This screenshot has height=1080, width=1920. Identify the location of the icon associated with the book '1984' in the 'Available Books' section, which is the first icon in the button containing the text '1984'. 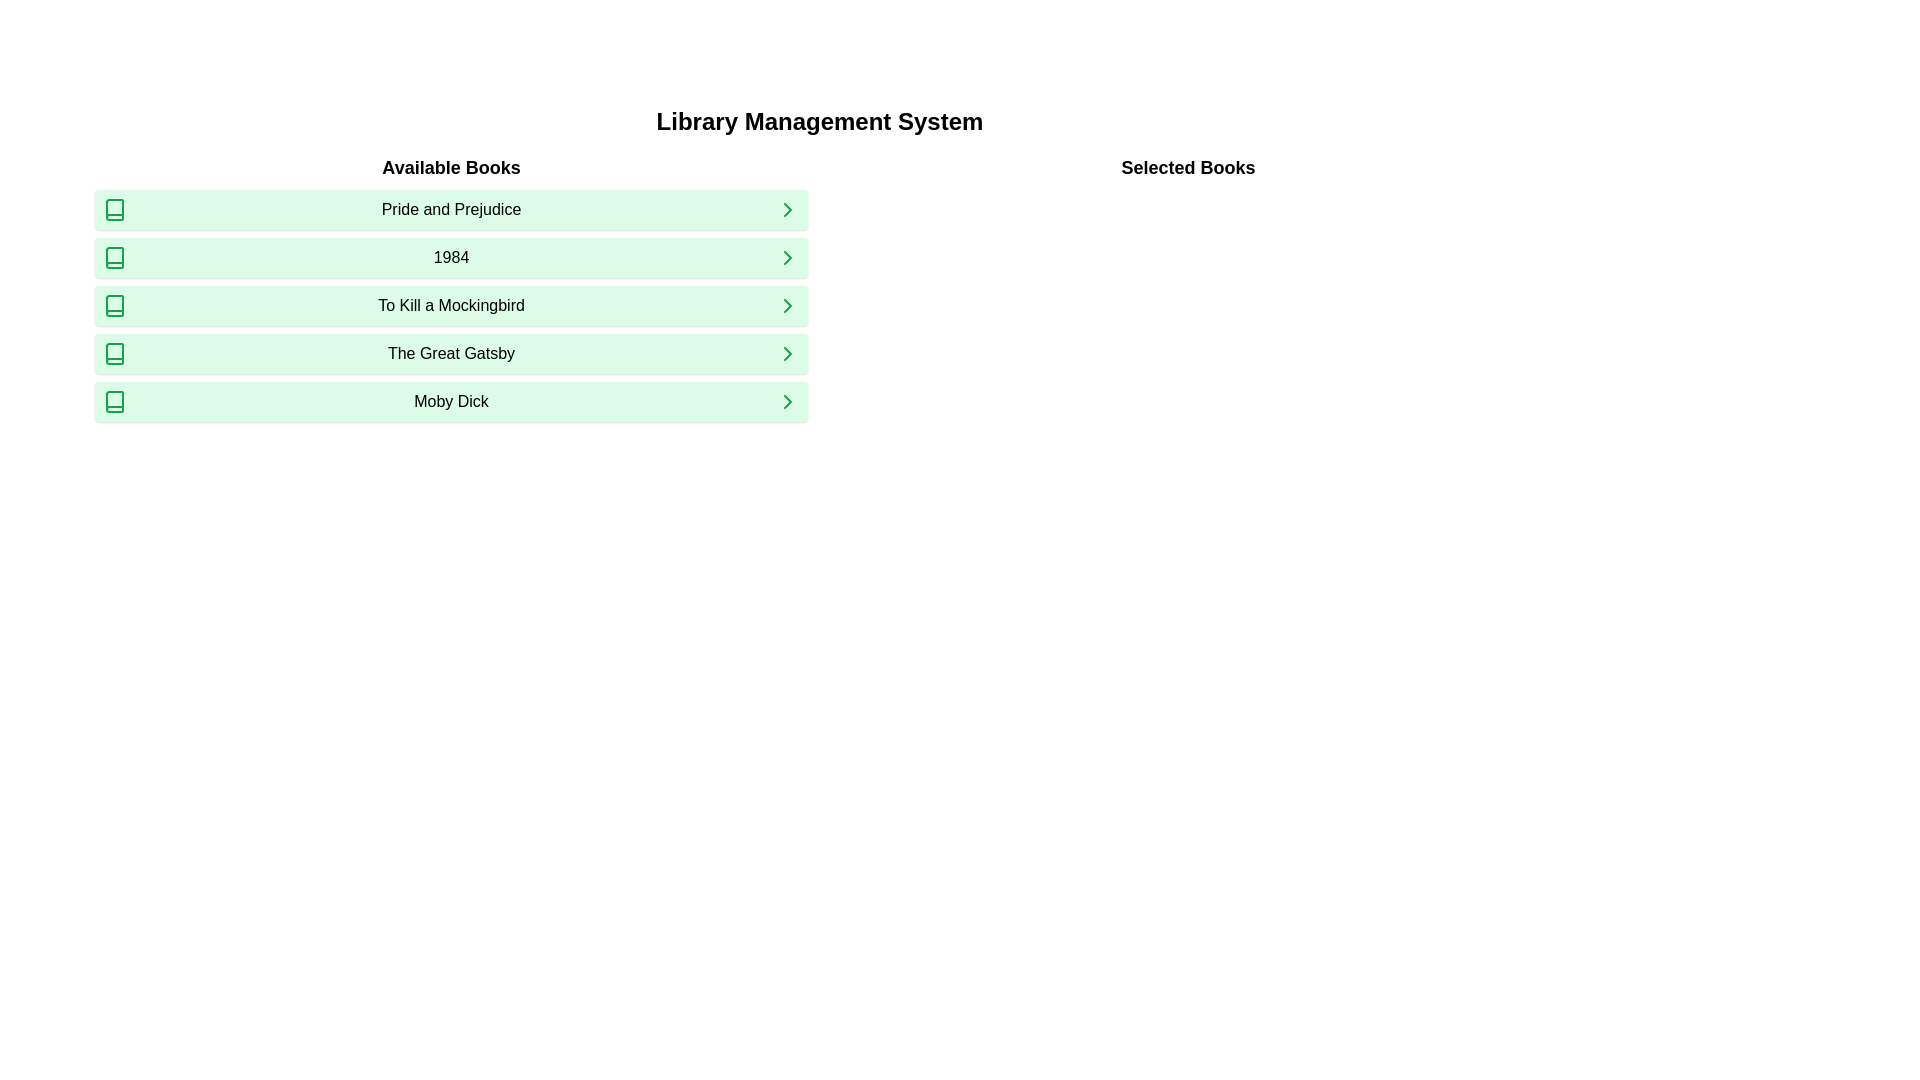
(114, 257).